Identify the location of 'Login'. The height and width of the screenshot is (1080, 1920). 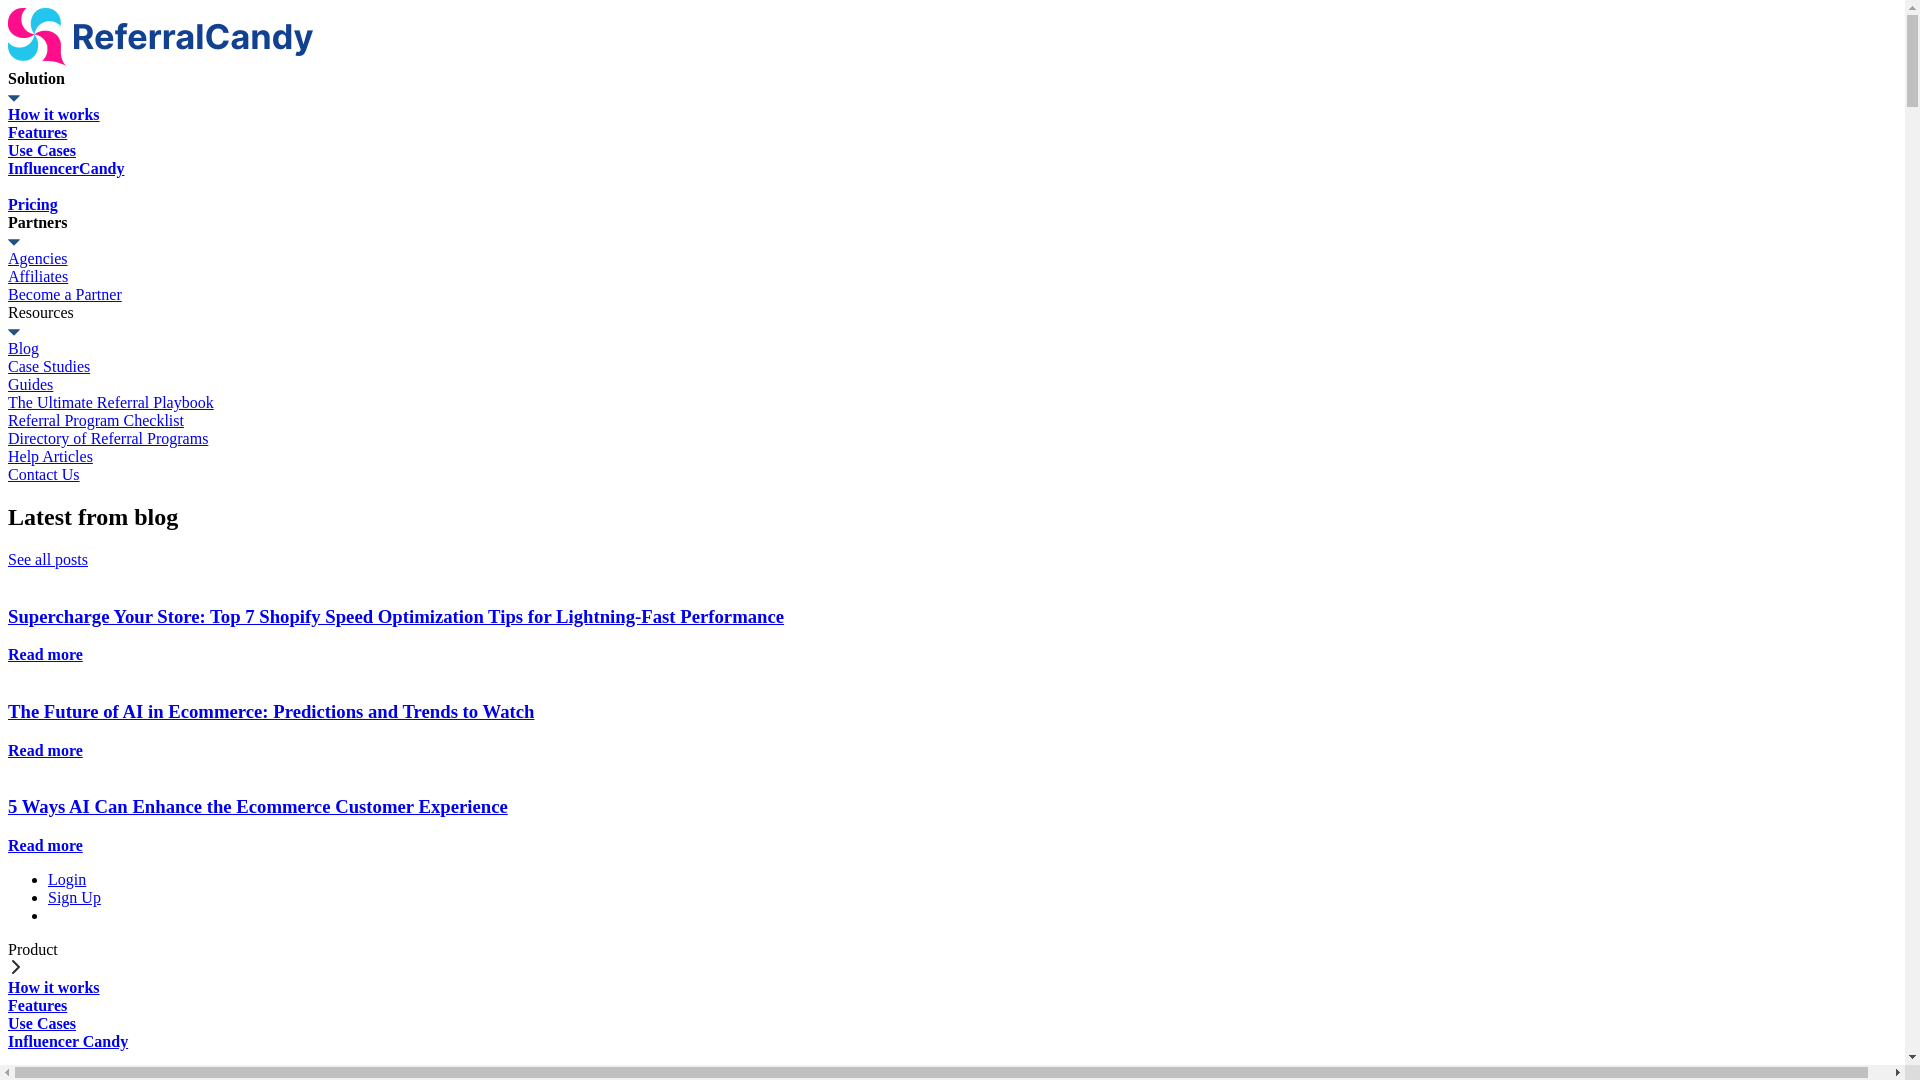
(67, 878).